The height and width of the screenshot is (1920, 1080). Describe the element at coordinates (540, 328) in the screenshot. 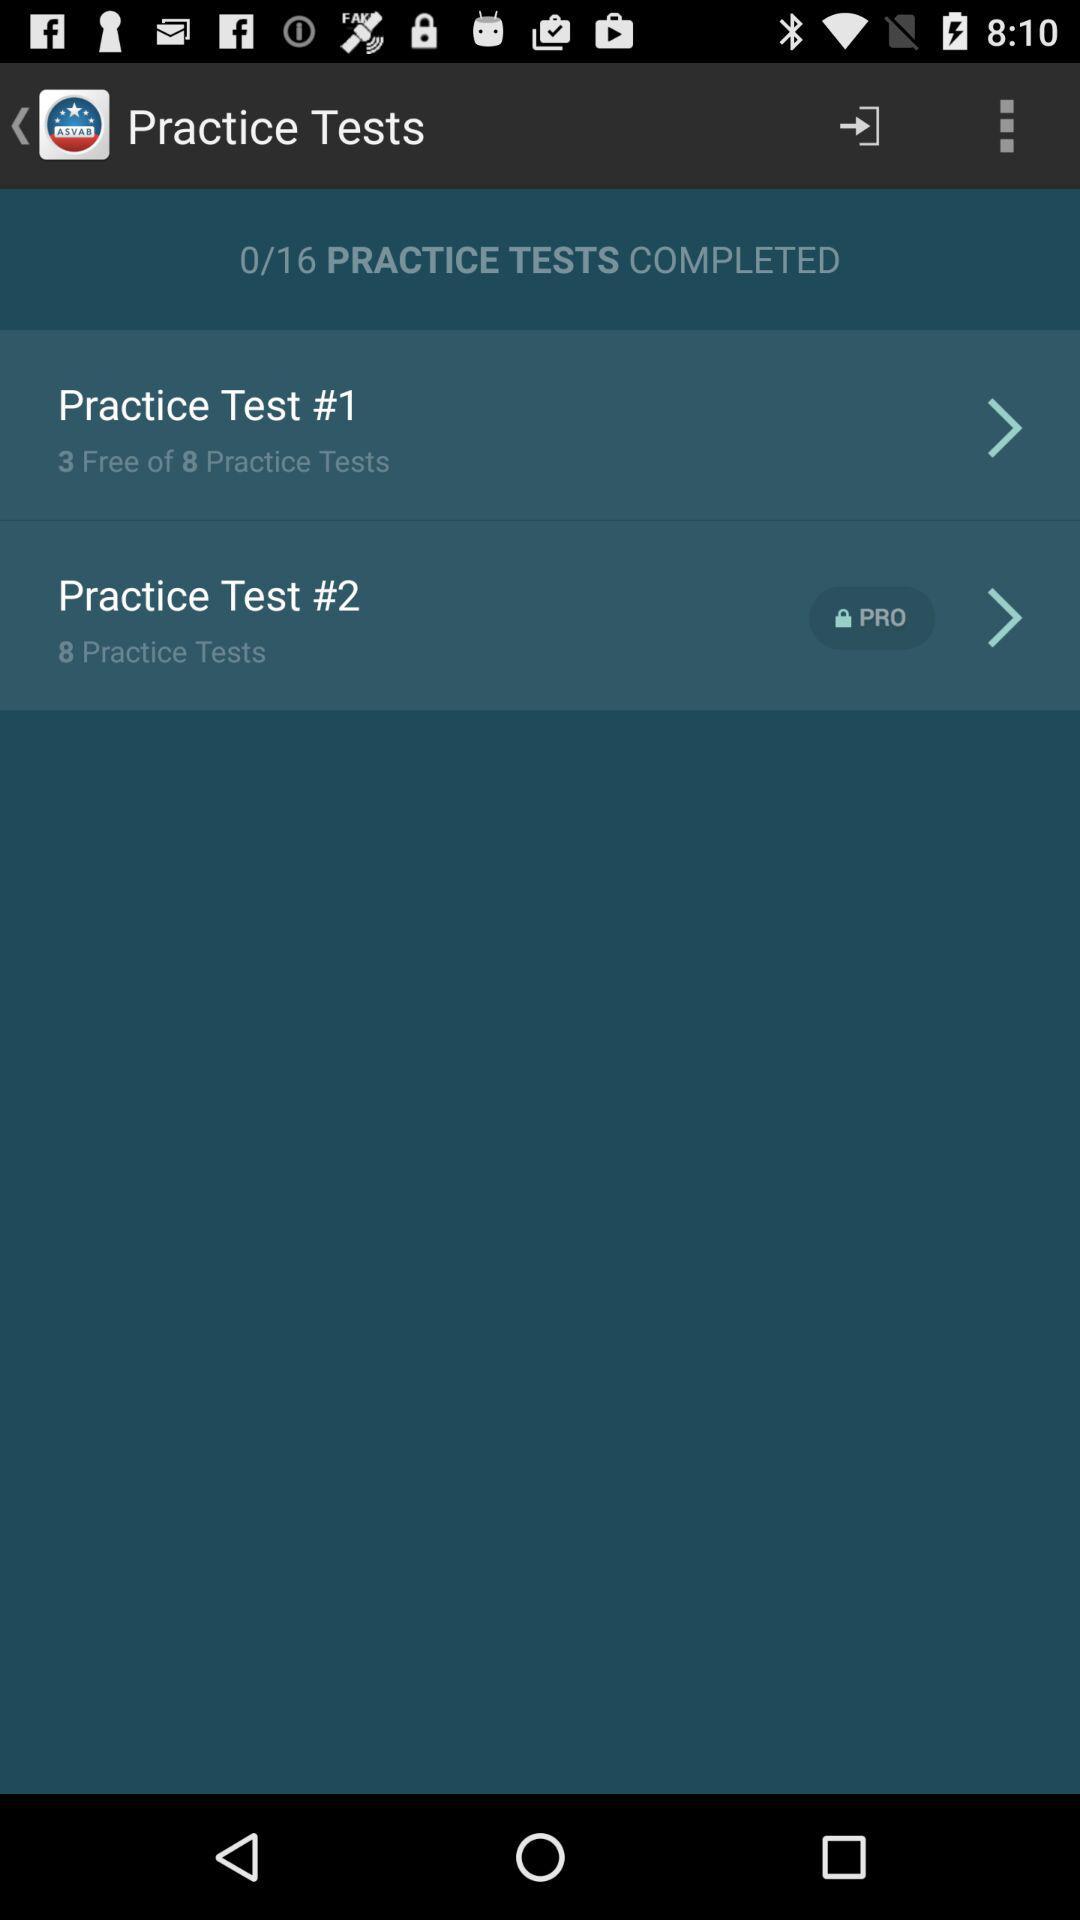

I see `app below 0 16 practice icon` at that location.